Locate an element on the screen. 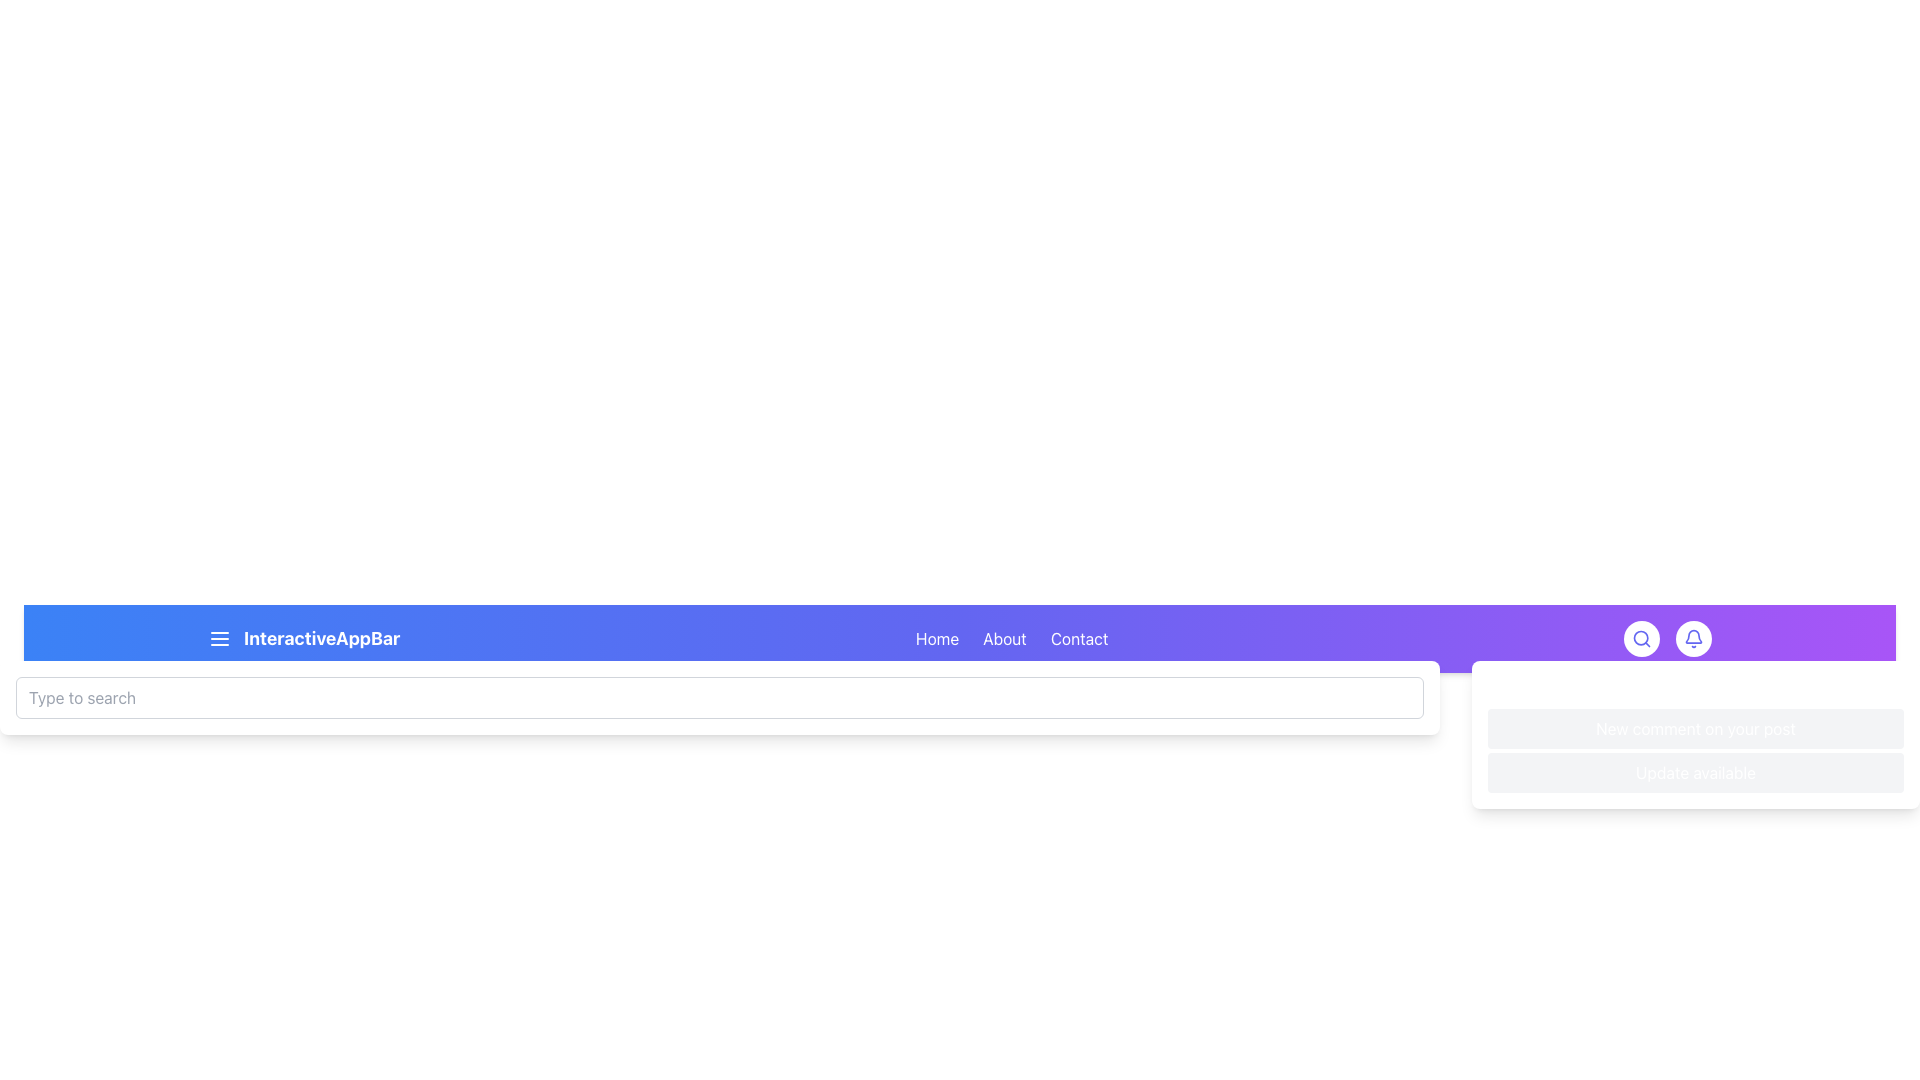 The height and width of the screenshot is (1080, 1920). the 'Home' text link in the navbar to observe its hover effects is located at coordinates (936, 639).